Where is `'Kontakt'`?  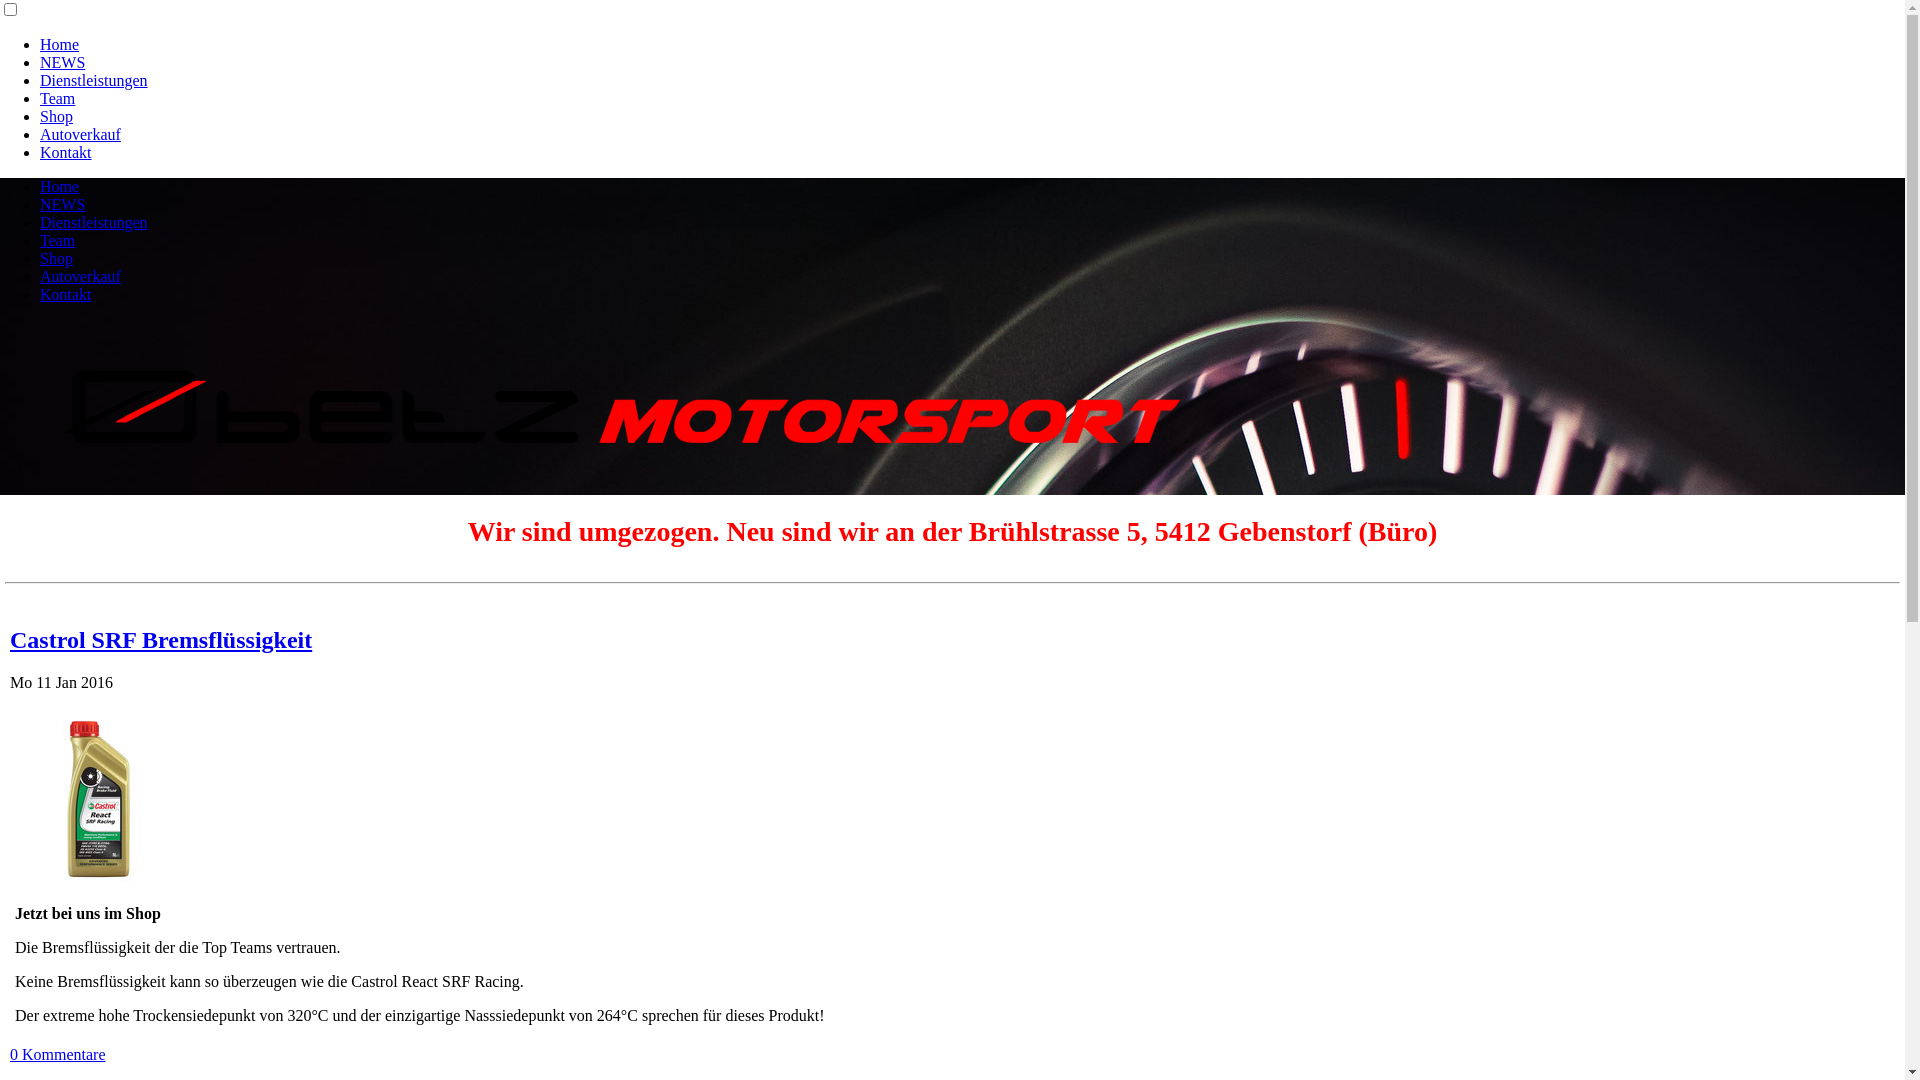 'Kontakt' is located at coordinates (66, 151).